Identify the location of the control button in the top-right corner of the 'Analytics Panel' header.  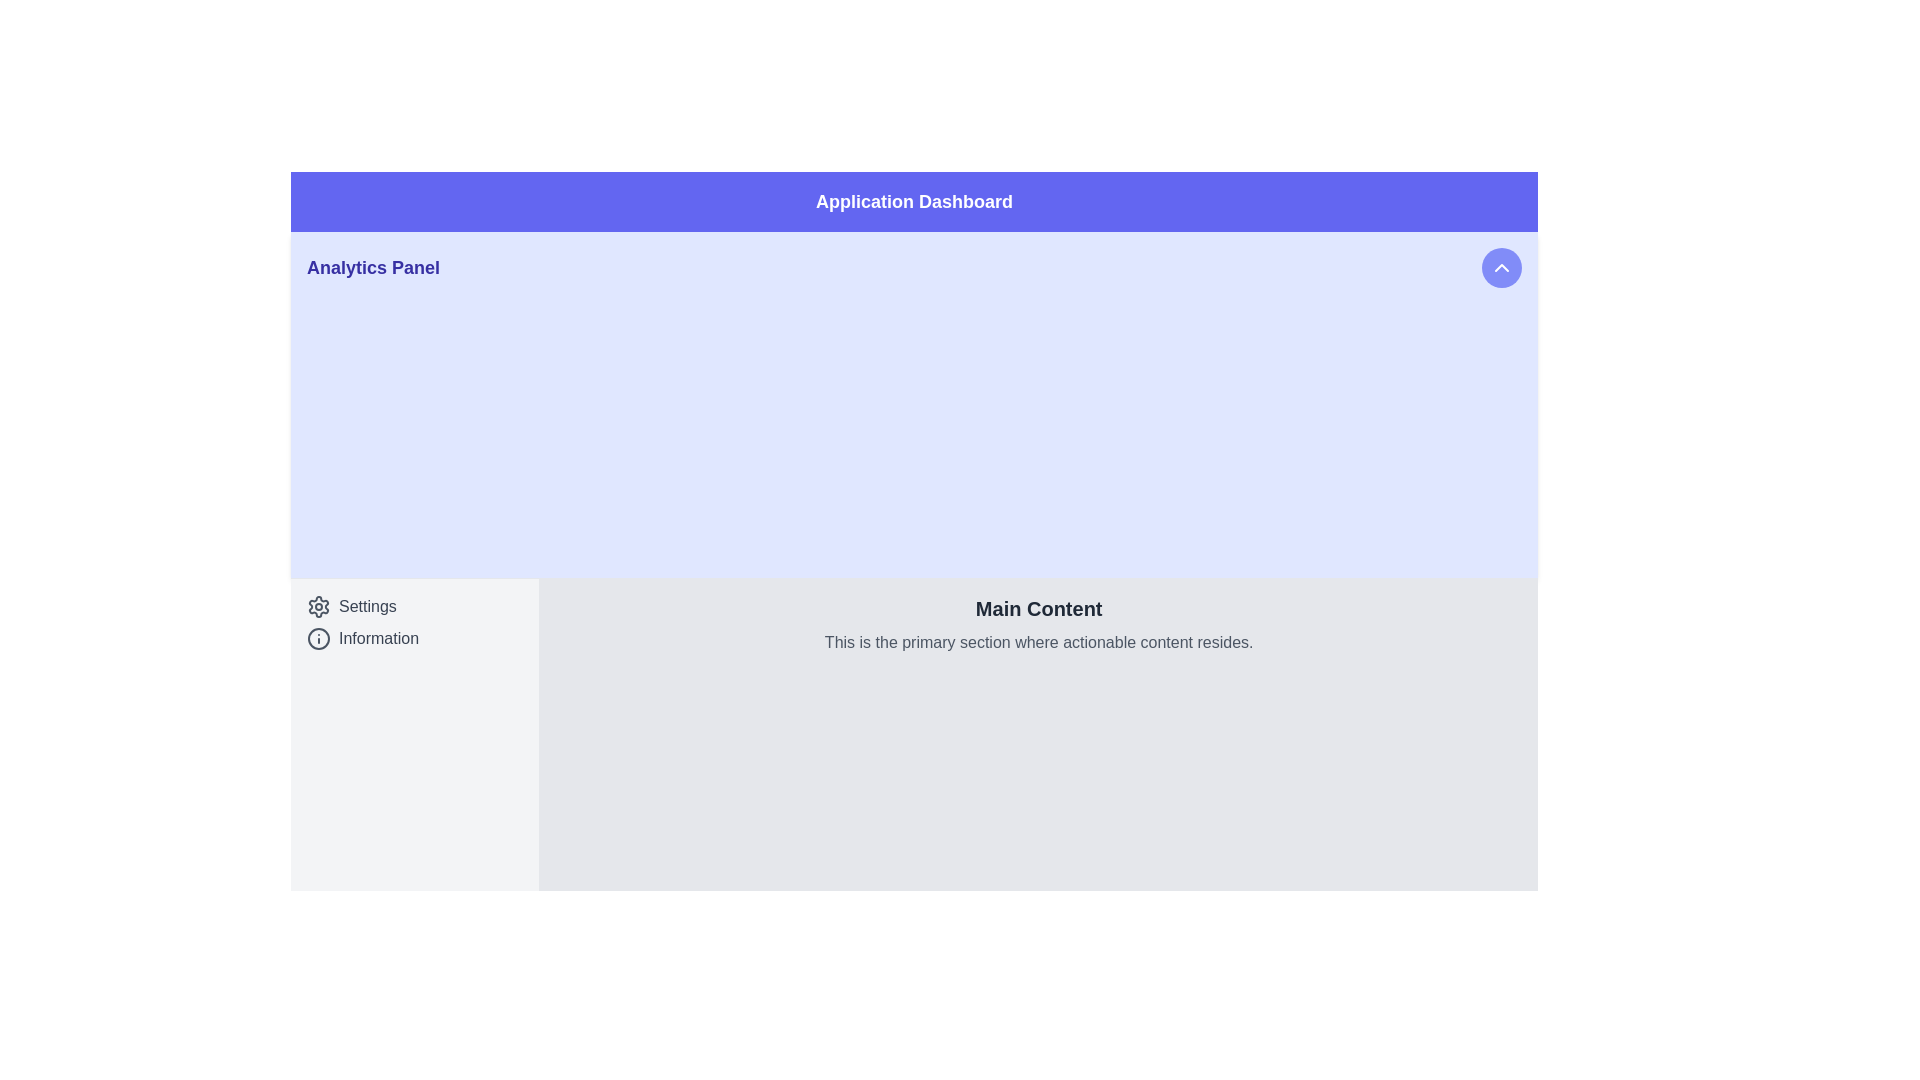
(1502, 266).